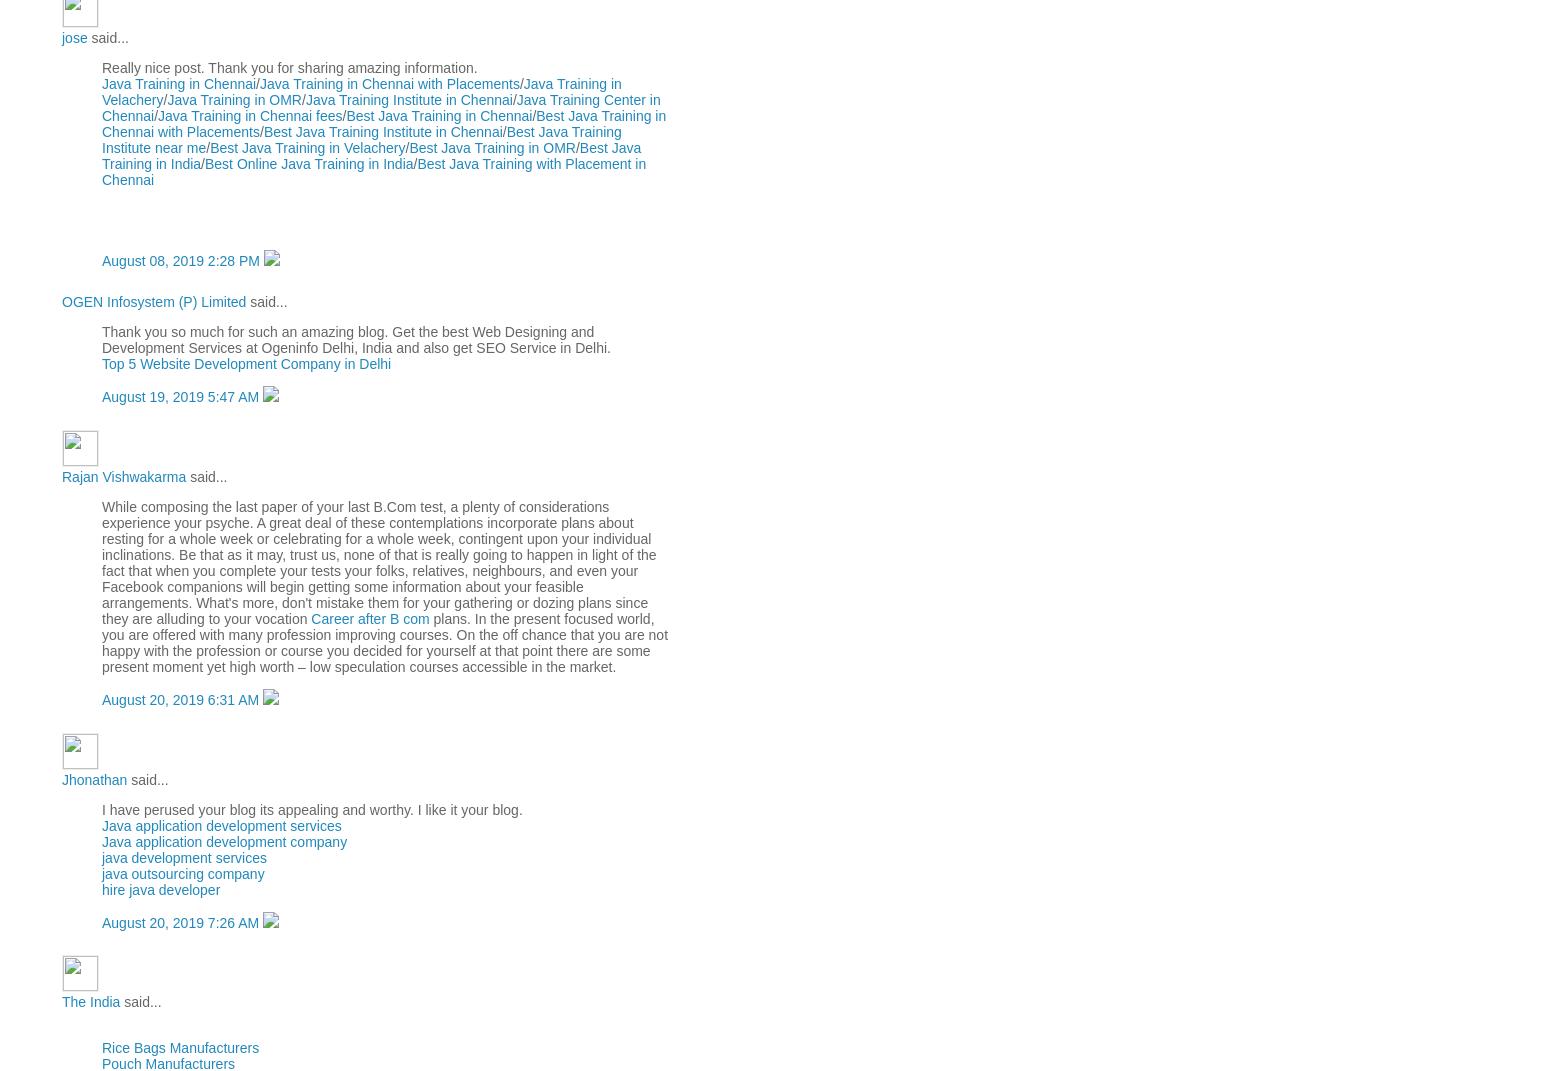 The height and width of the screenshot is (1071, 1545). What do you see at coordinates (180, 1047) in the screenshot?
I see `'Rice Bags Manufacturers'` at bounding box center [180, 1047].